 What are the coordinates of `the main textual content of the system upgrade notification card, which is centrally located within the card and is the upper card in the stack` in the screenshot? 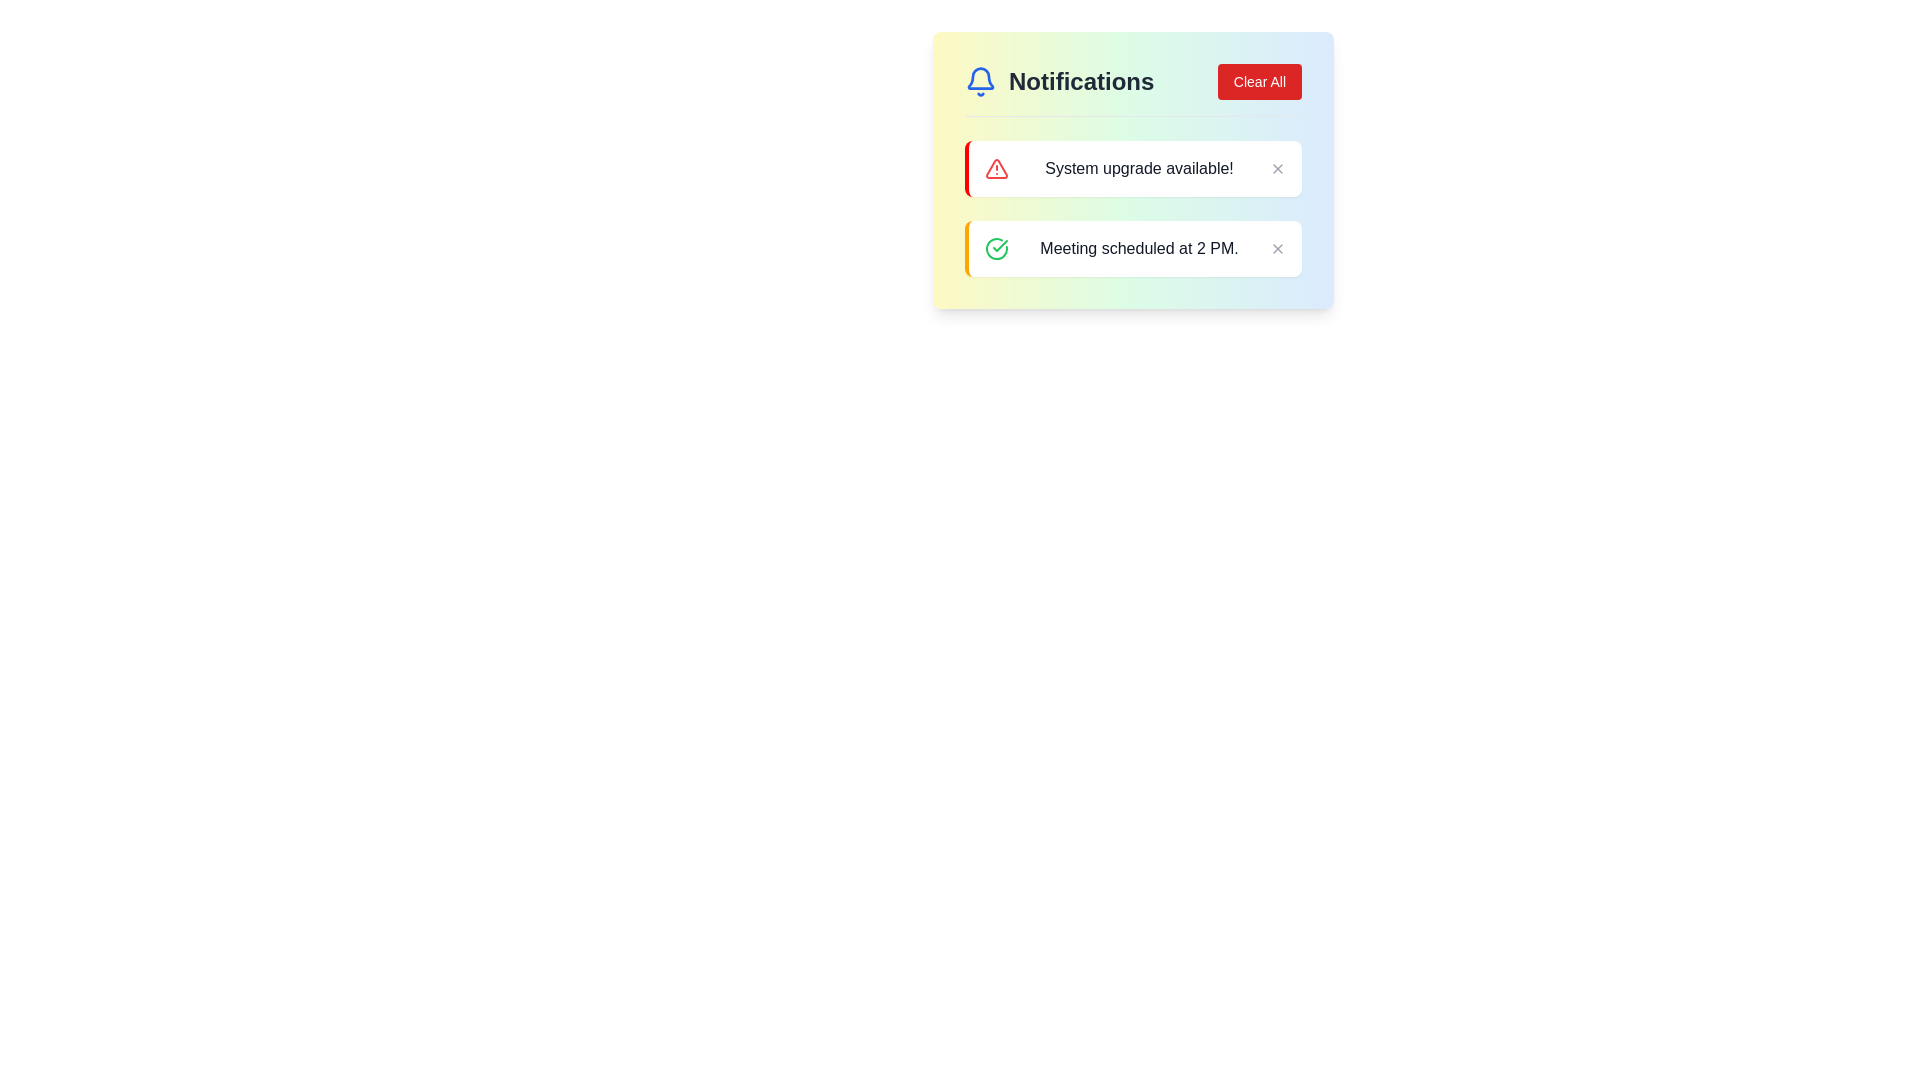 It's located at (1139, 168).